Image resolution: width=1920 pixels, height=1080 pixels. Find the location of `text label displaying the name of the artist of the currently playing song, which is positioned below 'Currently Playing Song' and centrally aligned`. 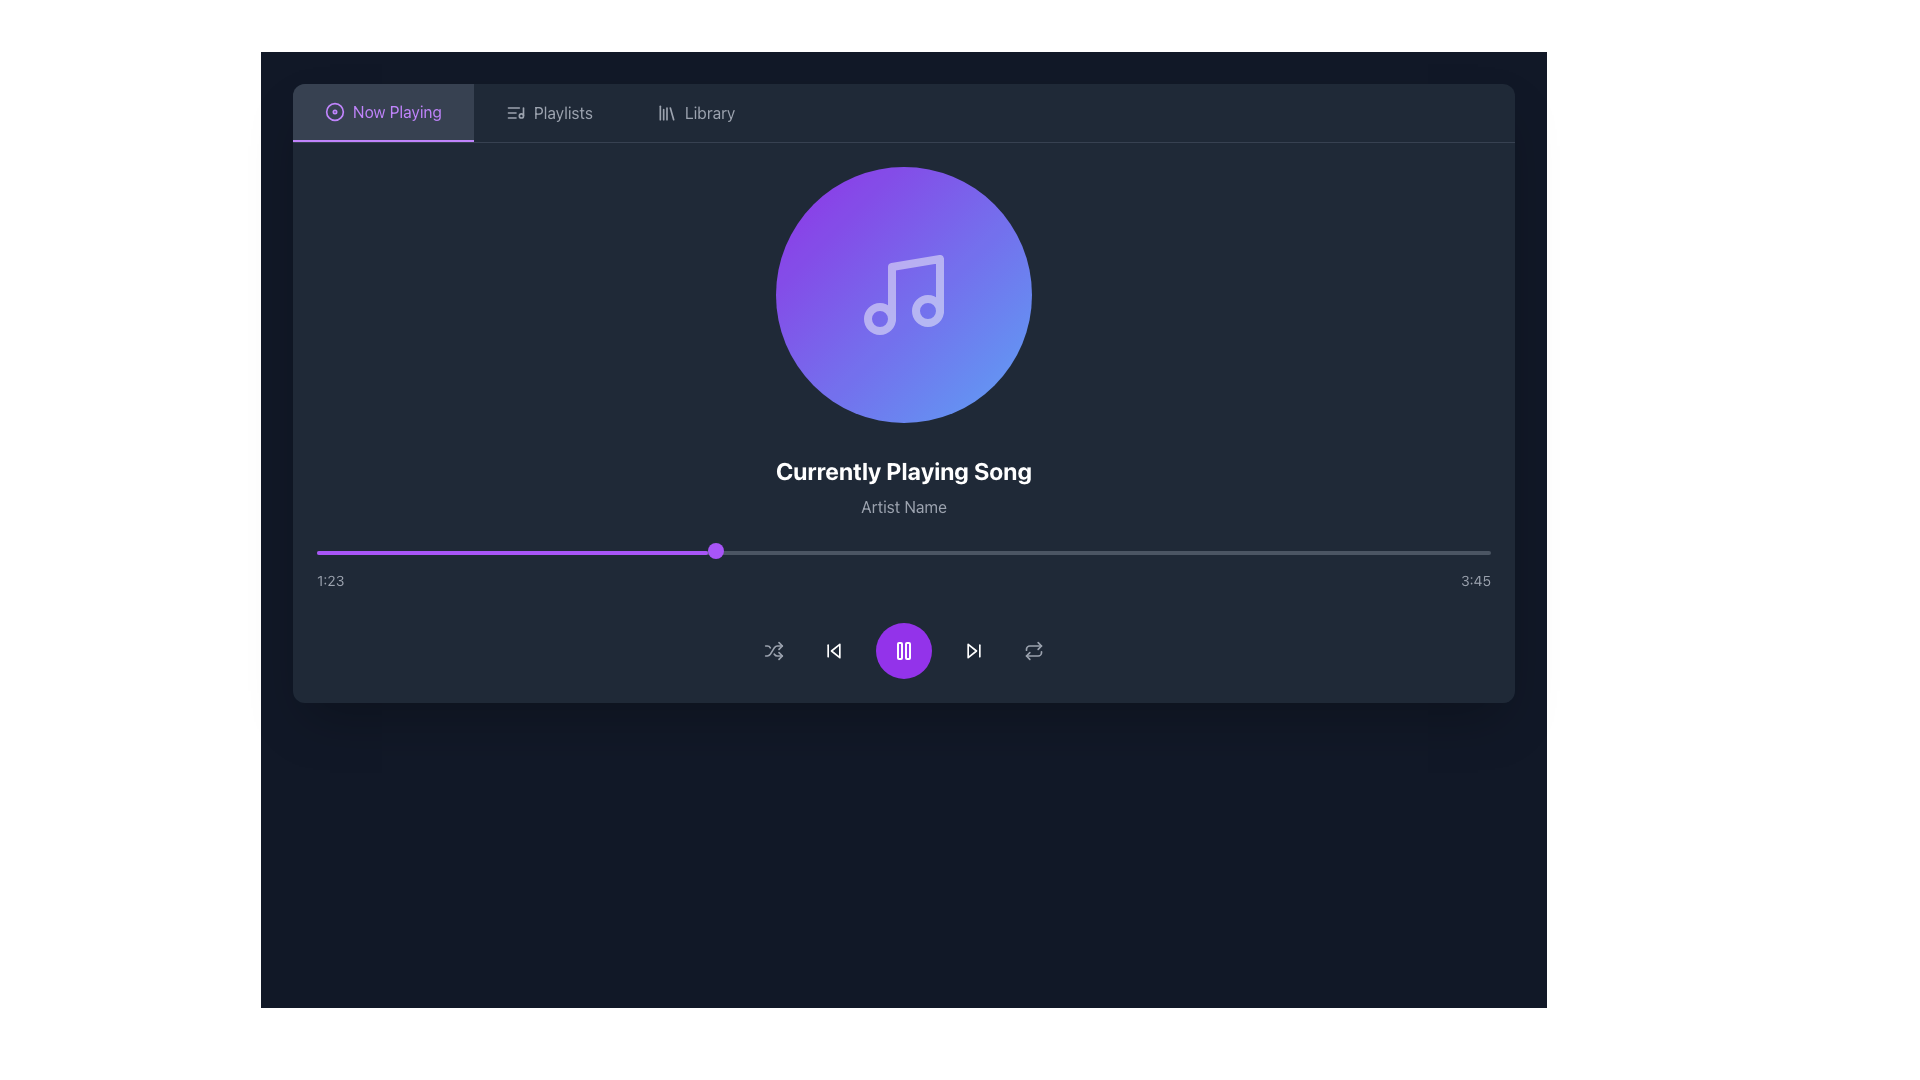

text label displaying the name of the artist of the currently playing song, which is positioned below 'Currently Playing Song' and centrally aligned is located at coordinates (902, 505).